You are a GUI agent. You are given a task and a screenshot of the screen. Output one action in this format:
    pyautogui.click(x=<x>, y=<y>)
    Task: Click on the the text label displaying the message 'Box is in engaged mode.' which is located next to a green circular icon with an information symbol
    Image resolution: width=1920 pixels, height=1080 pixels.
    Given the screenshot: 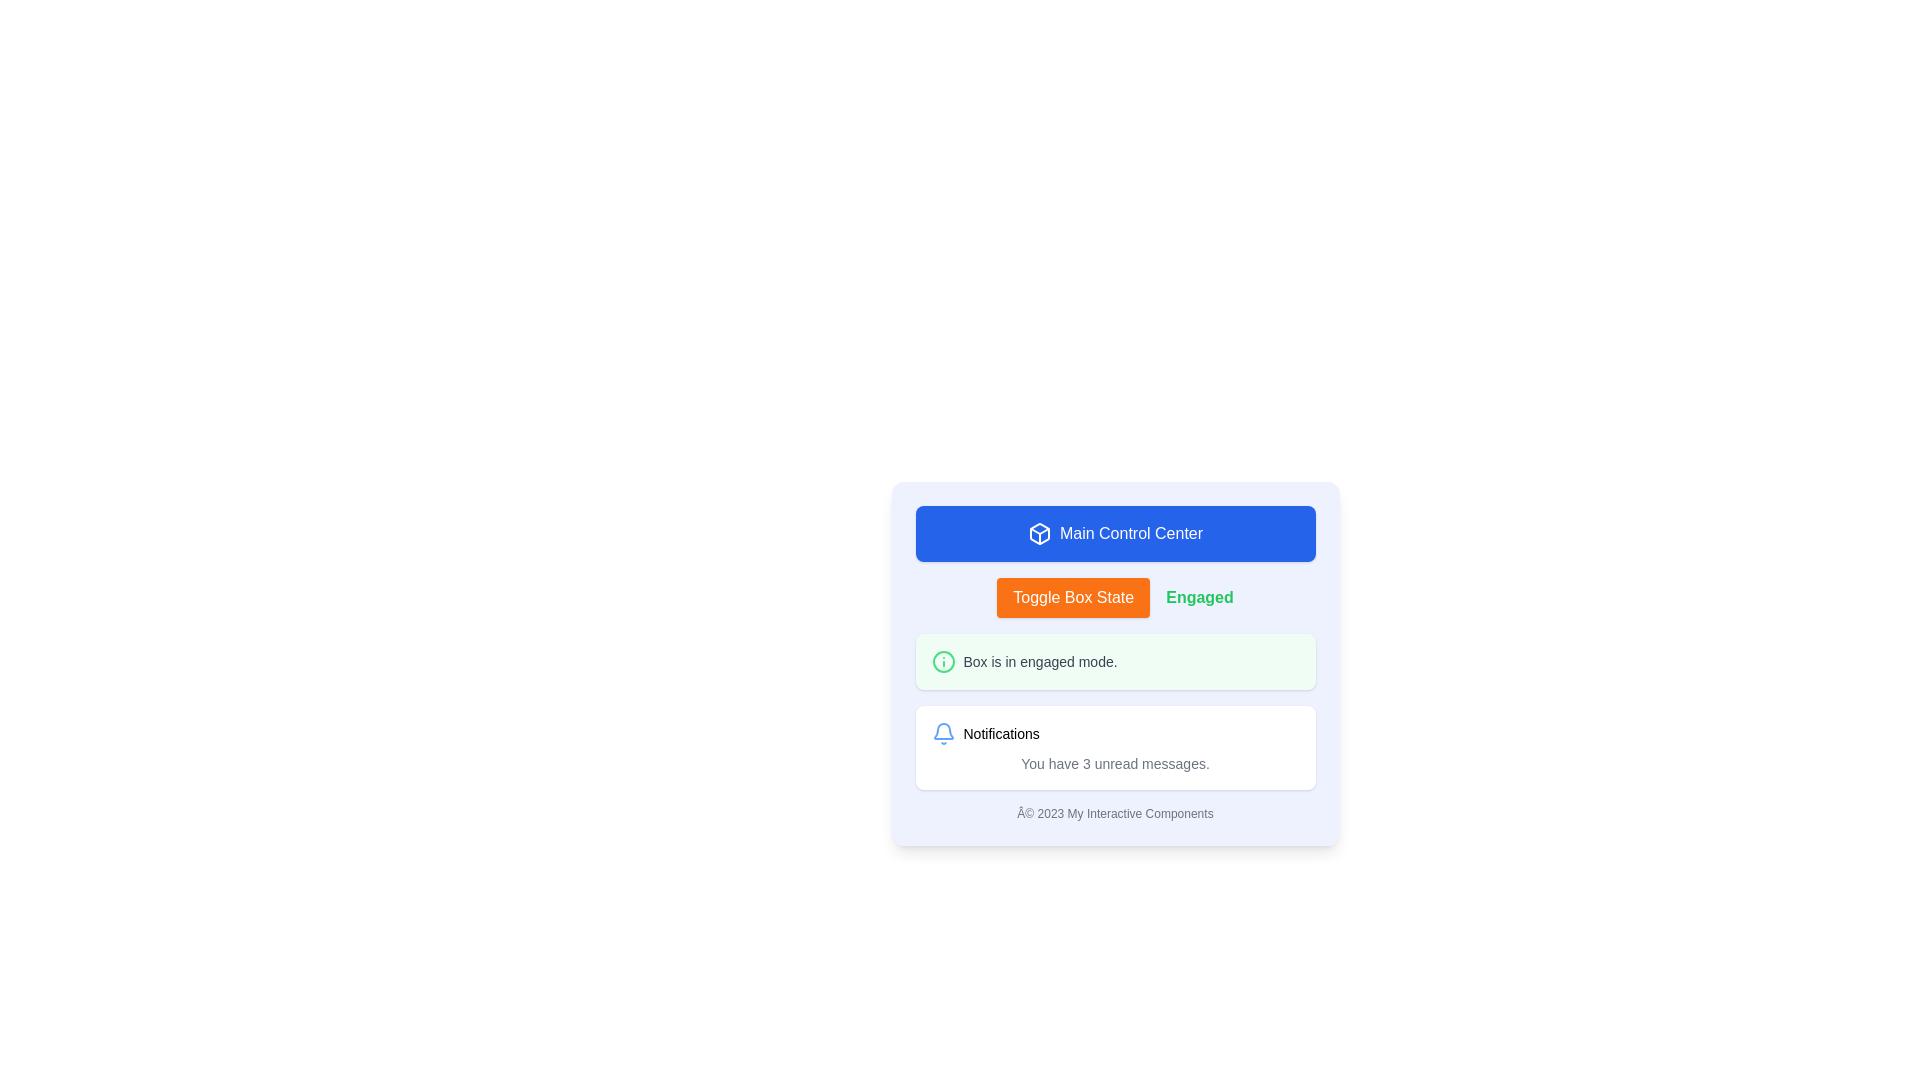 What is the action you would take?
    pyautogui.click(x=1040, y=662)
    